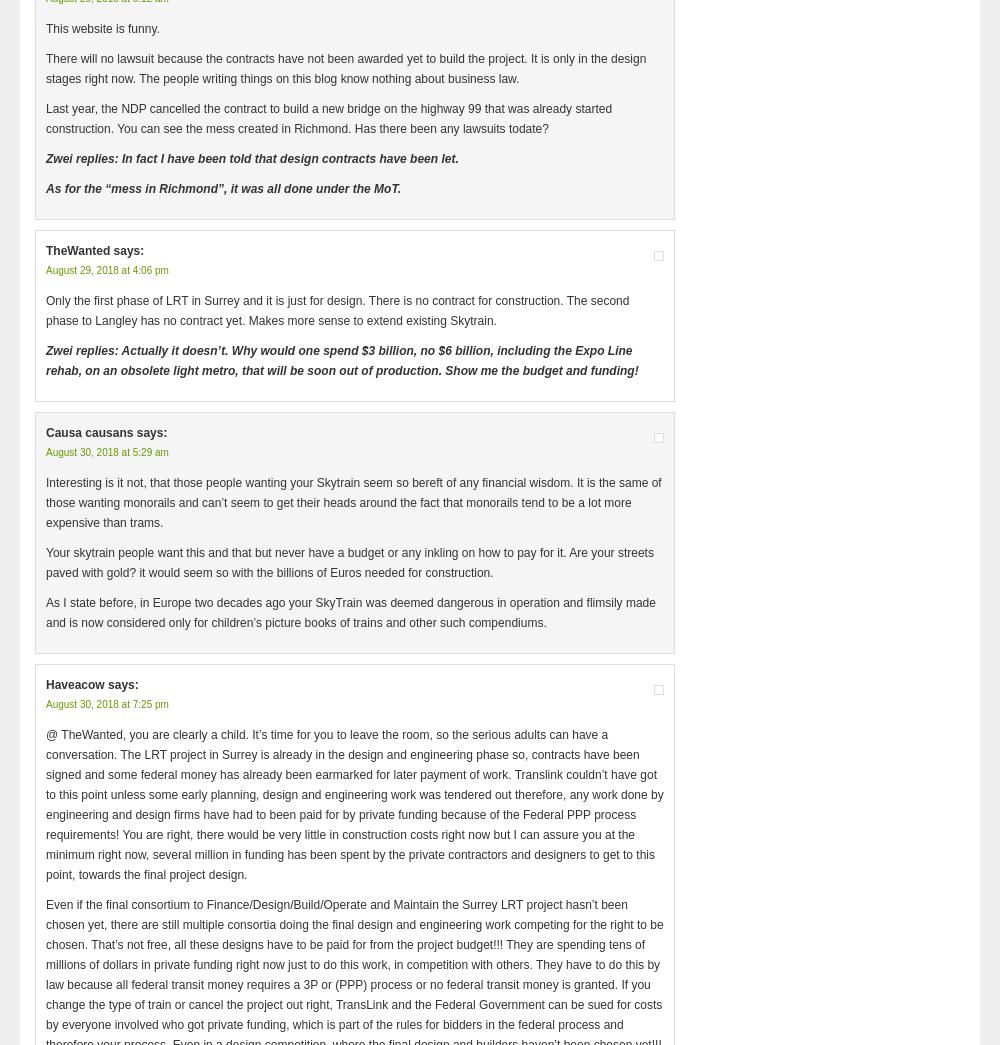 The width and height of the screenshot is (1000, 1045). Describe the element at coordinates (46, 250) in the screenshot. I see `'TheWanted'` at that location.